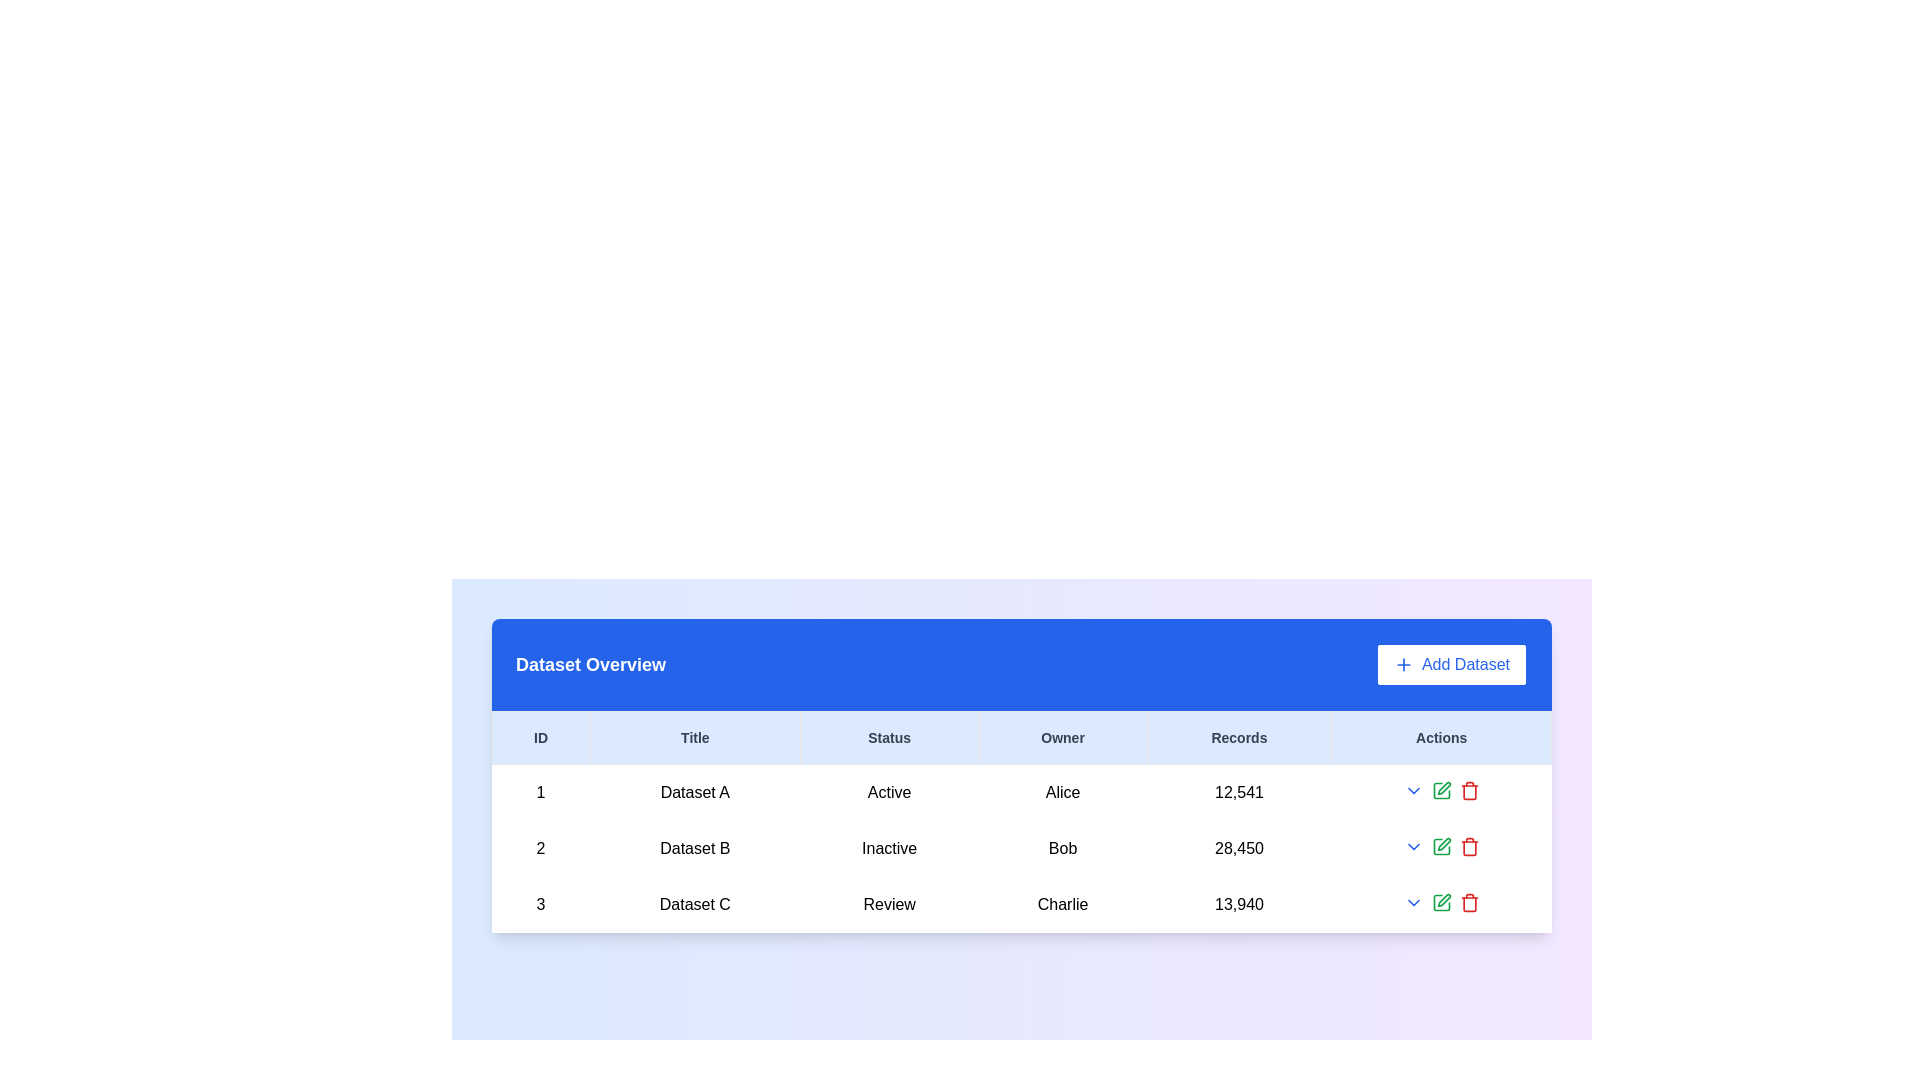 The image size is (1920, 1080). I want to click on the green edit icon button, which is located in the 'Actions' column of the first row in the table, so click(1441, 789).